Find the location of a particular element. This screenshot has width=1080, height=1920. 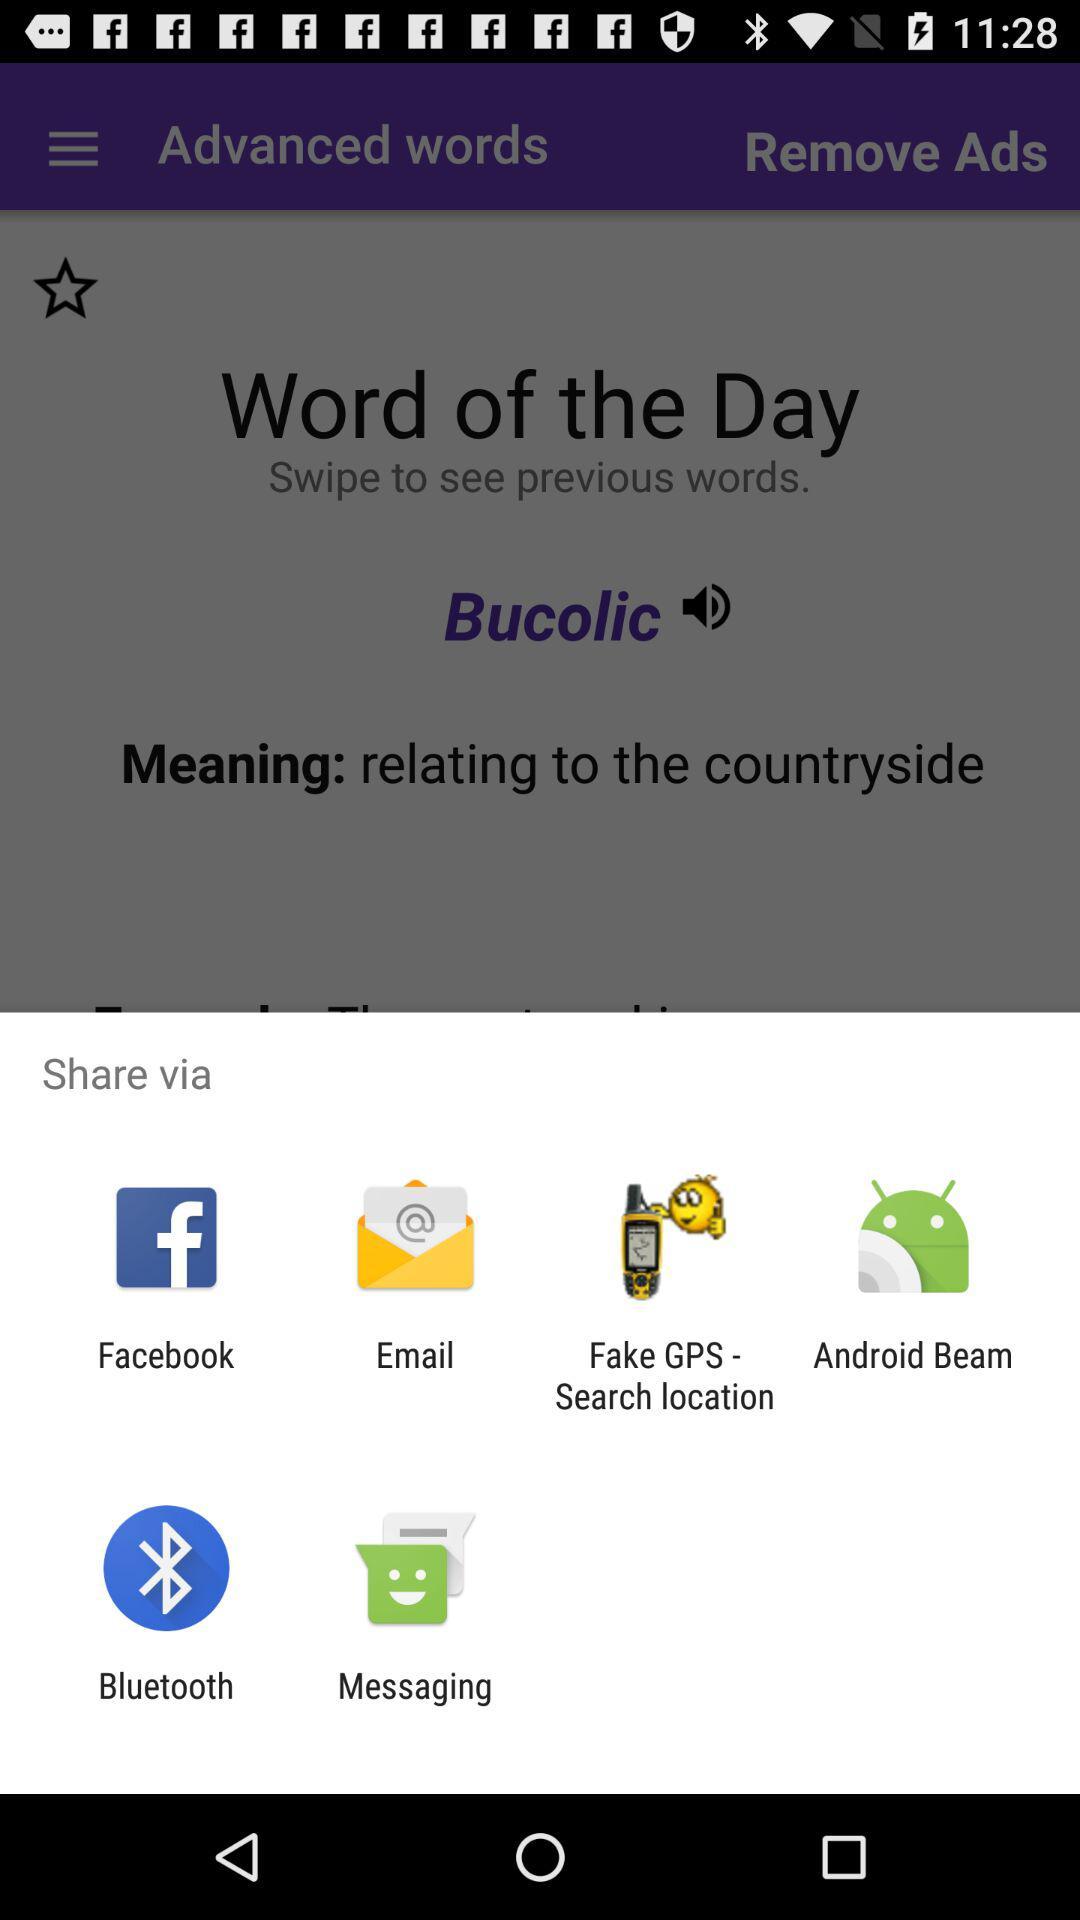

the facebook app is located at coordinates (165, 1374).